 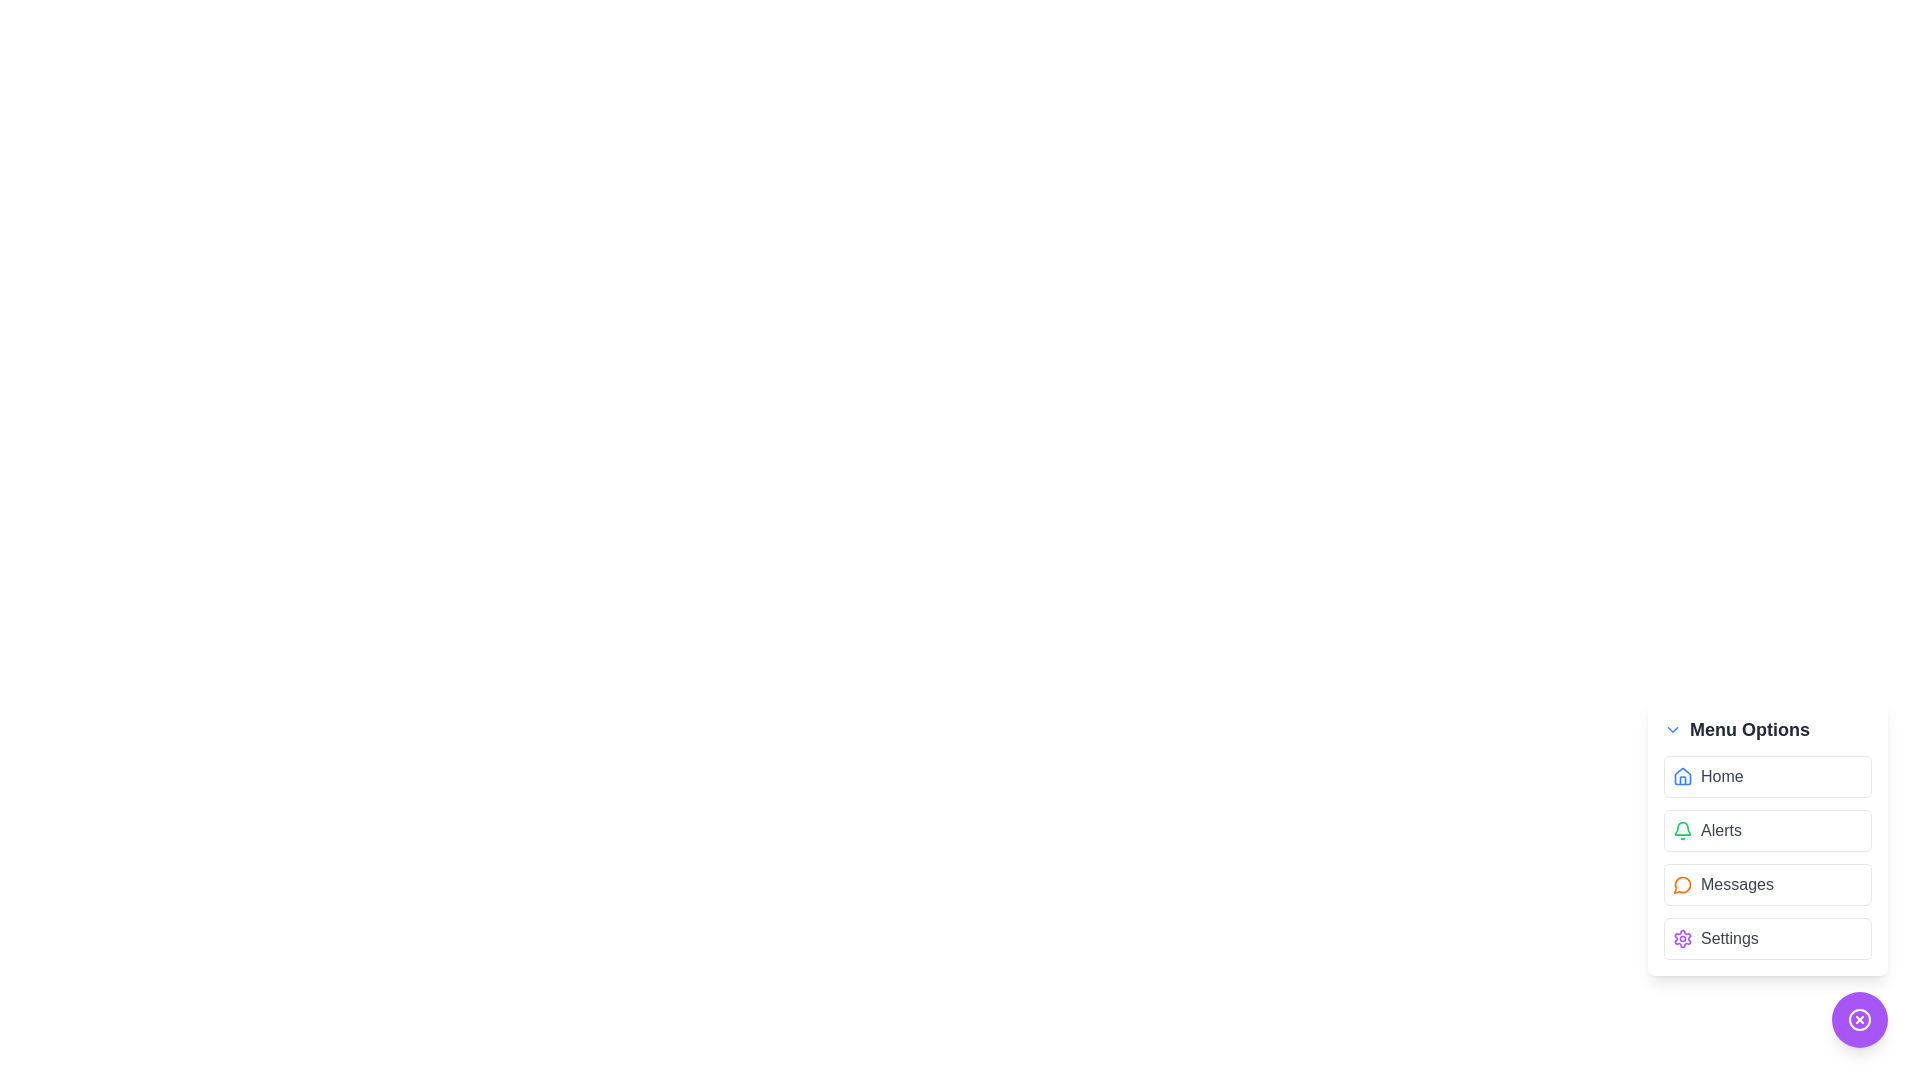 I want to click on the dropdown toggle icon located at the leftmost edge of the 'Menu Options' header, so click(x=1673, y=729).